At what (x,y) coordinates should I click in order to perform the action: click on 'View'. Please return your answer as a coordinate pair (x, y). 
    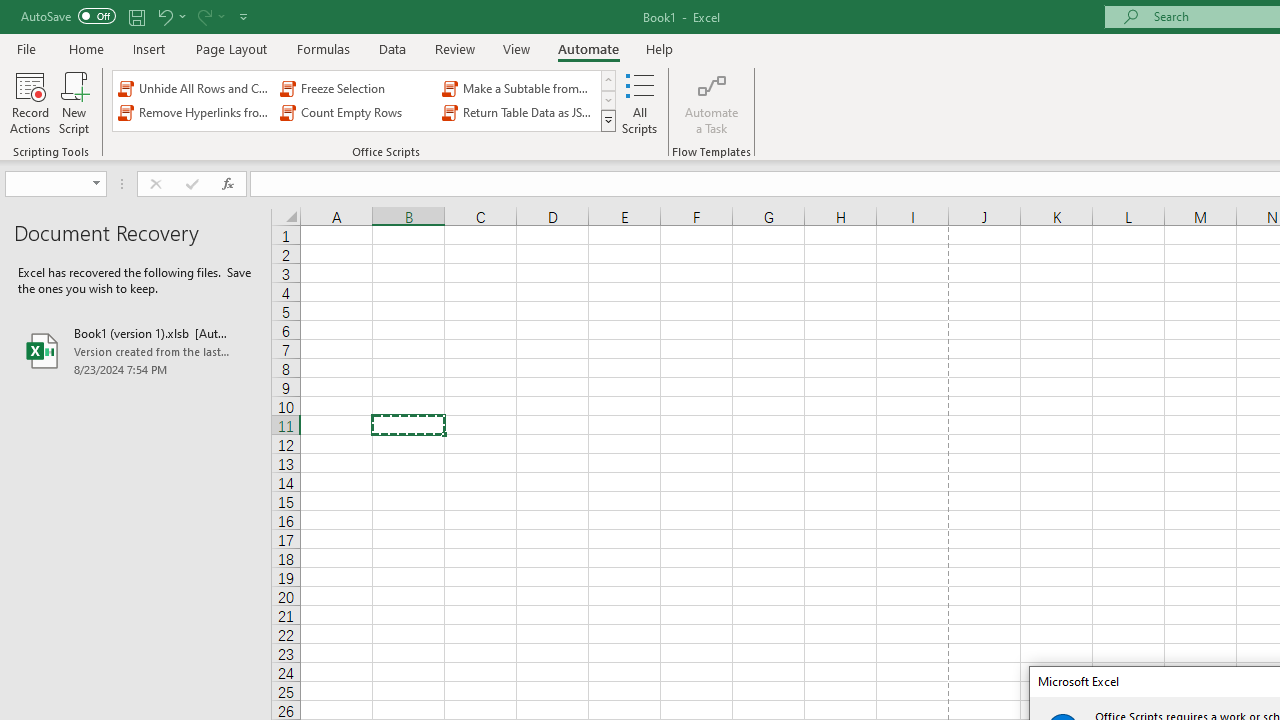
    Looking at the image, I should click on (517, 48).